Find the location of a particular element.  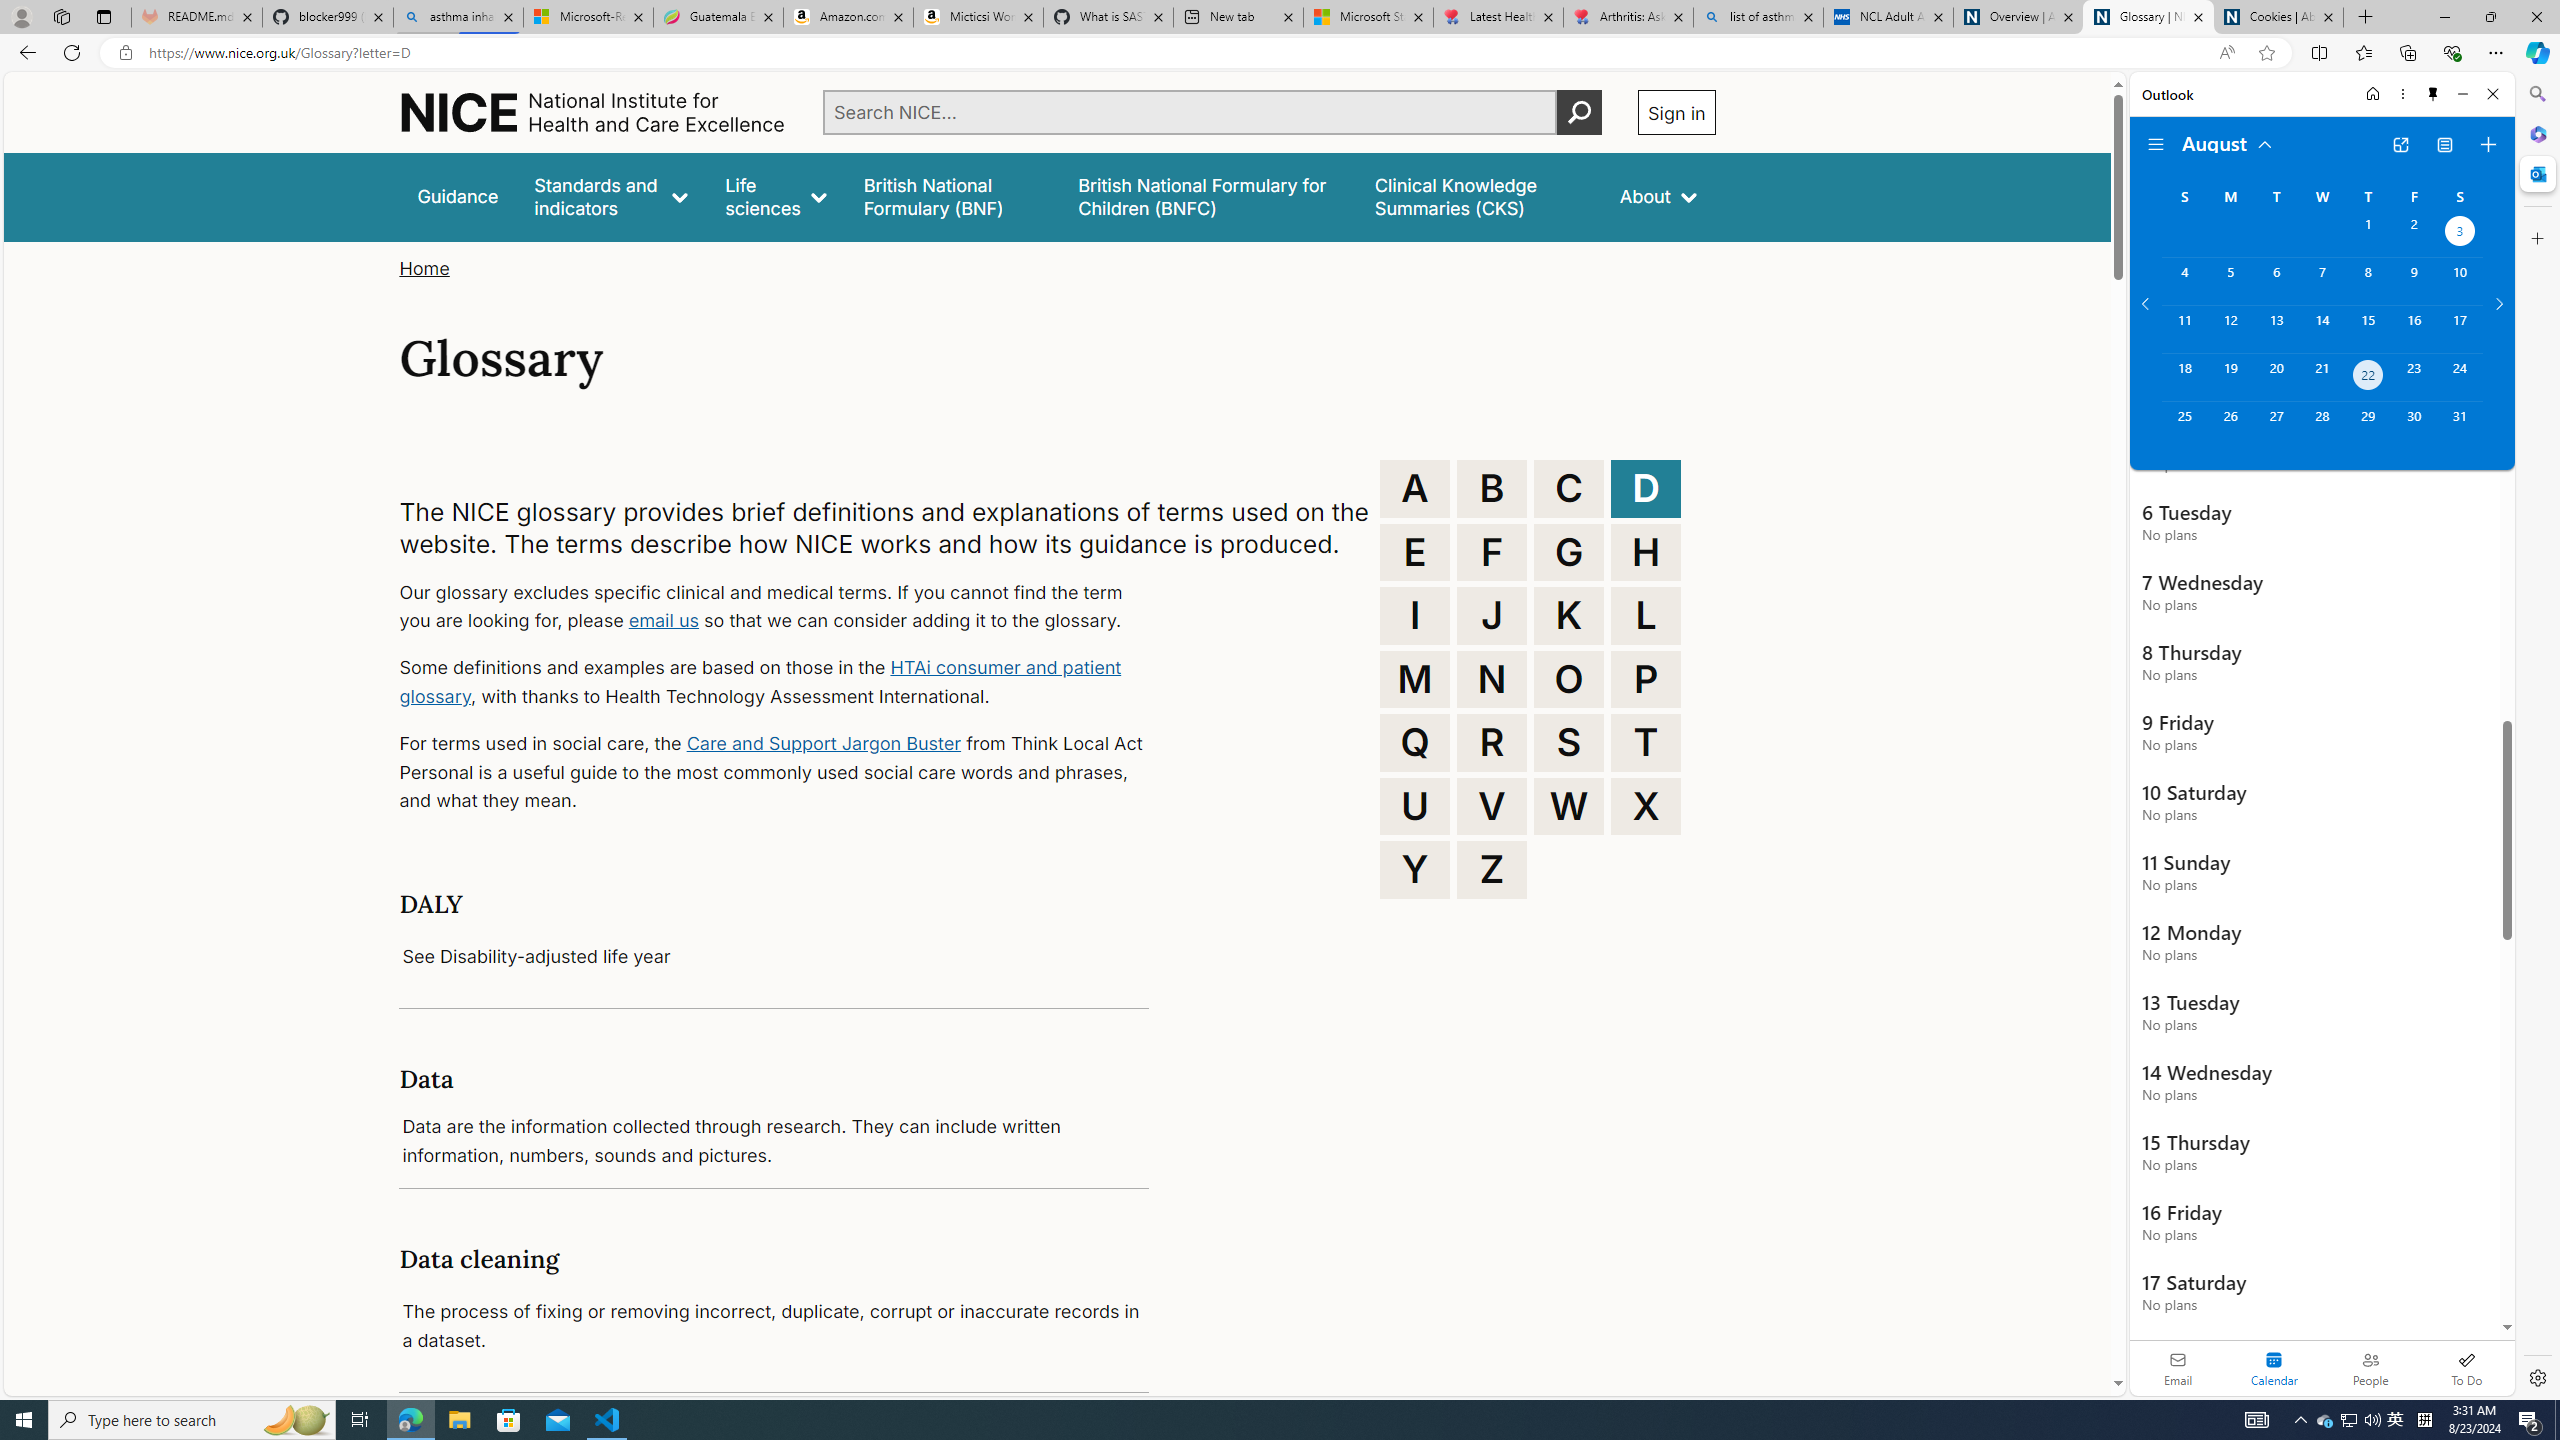

'More options' is located at coordinates (2401, 93).